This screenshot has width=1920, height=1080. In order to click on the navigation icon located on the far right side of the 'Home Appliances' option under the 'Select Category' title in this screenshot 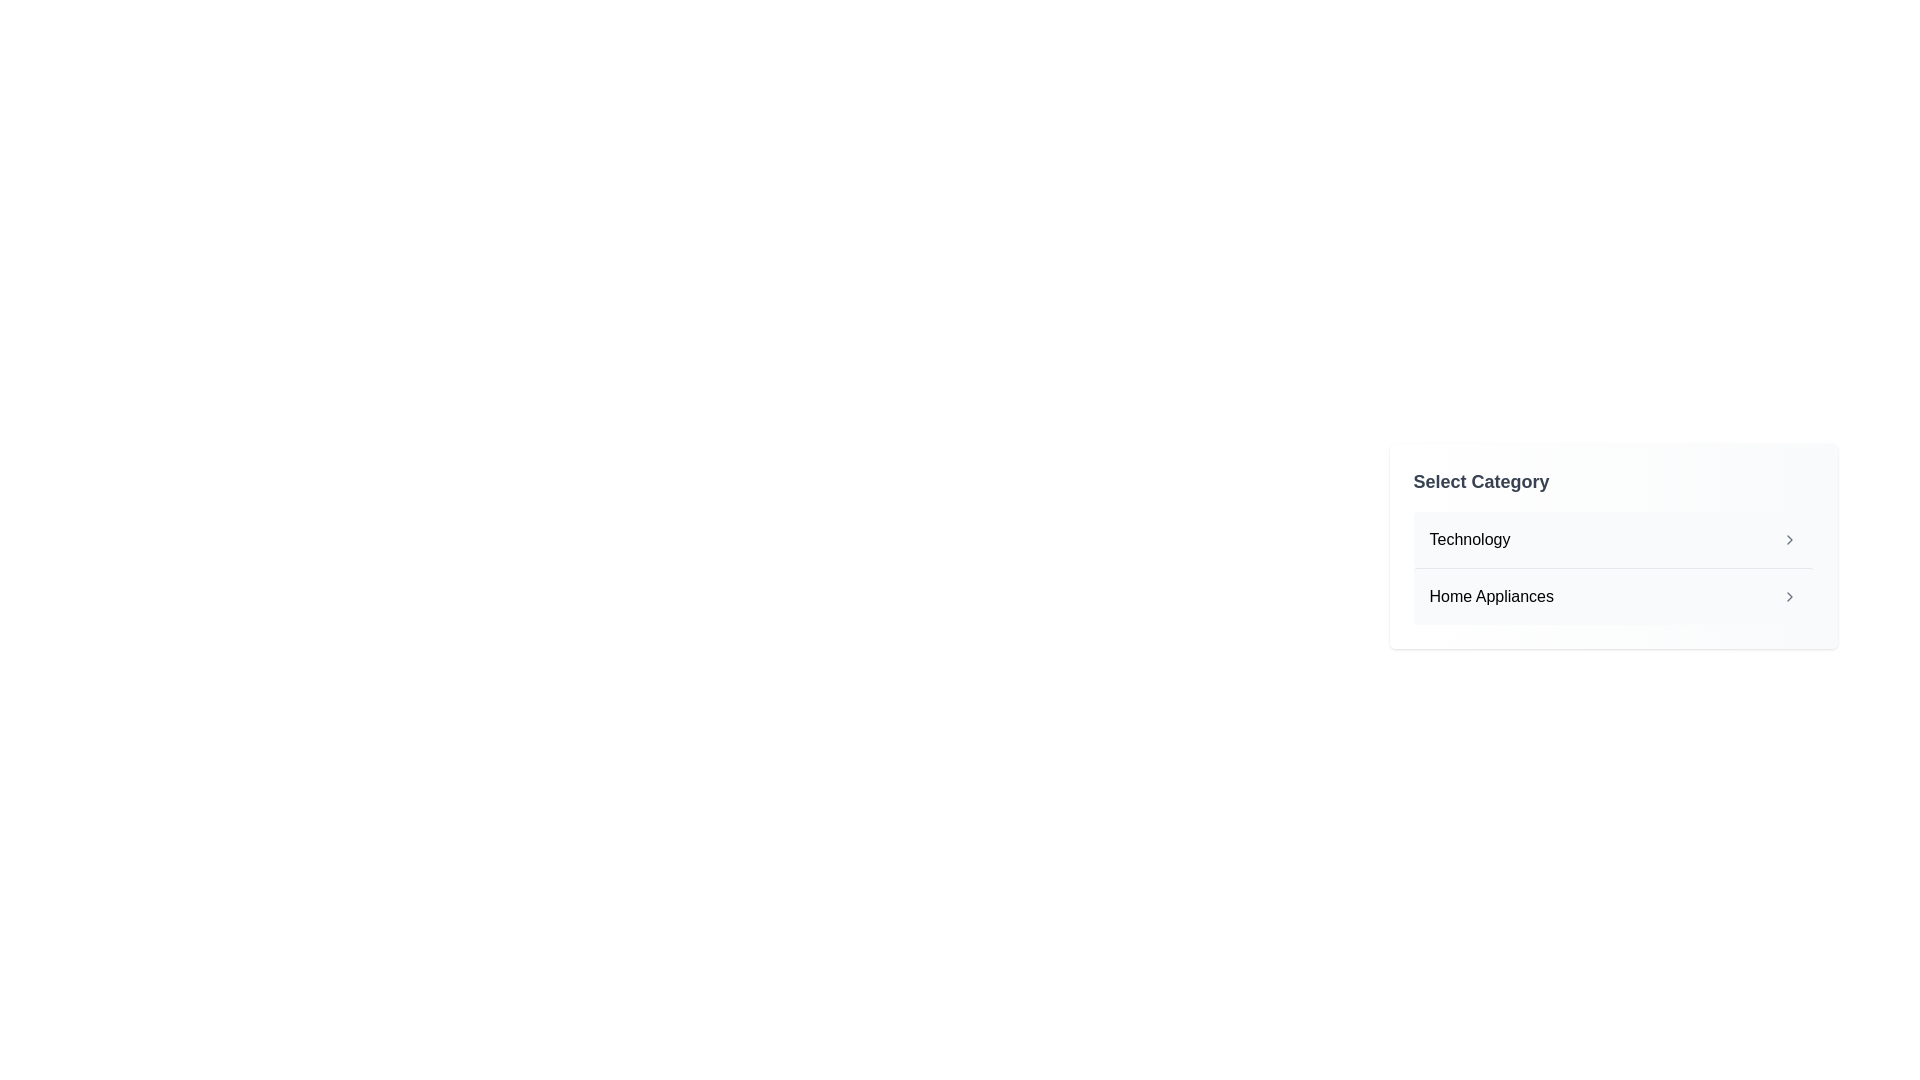, I will do `click(1789, 596)`.